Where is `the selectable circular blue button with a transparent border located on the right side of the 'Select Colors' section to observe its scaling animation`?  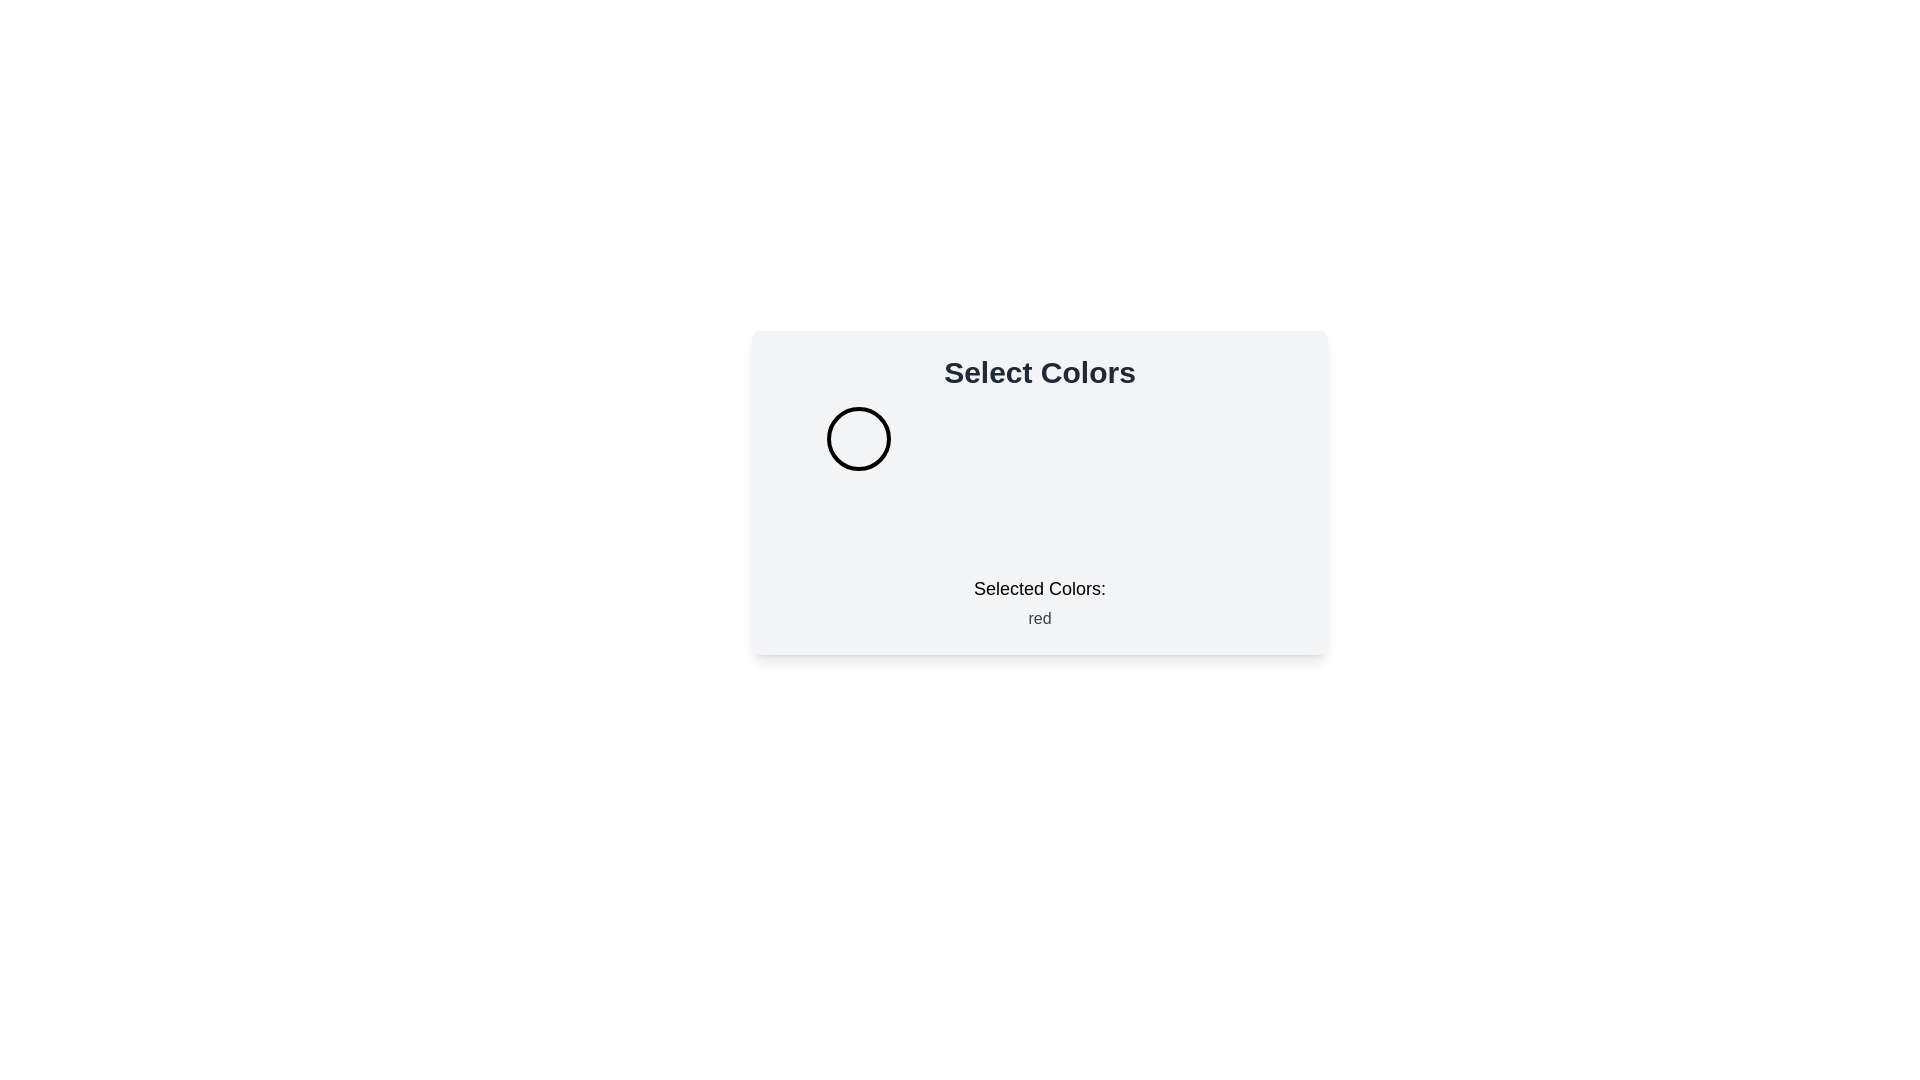
the selectable circular blue button with a transparent border located on the right side of the 'Select Colors' section to observe its scaling animation is located at coordinates (1220, 438).